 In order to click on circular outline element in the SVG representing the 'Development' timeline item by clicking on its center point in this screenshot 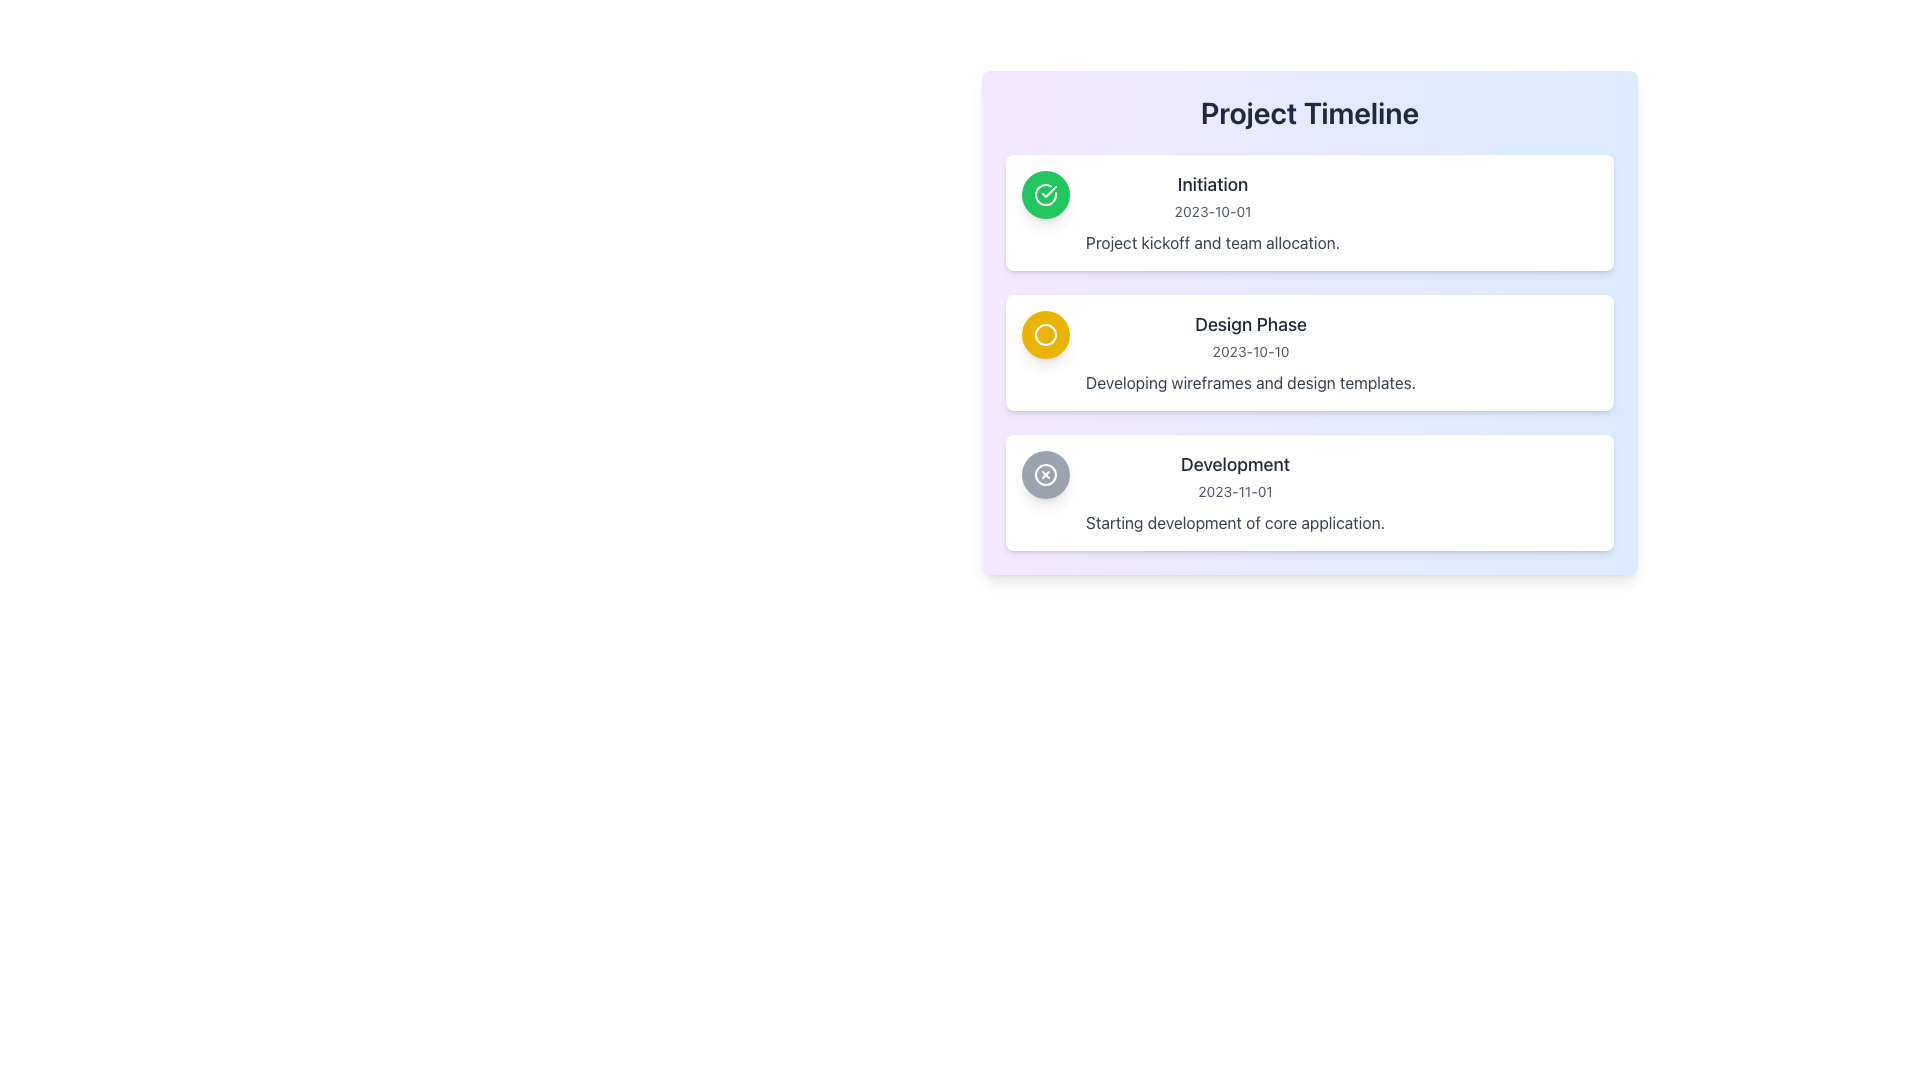, I will do `click(1045, 474)`.